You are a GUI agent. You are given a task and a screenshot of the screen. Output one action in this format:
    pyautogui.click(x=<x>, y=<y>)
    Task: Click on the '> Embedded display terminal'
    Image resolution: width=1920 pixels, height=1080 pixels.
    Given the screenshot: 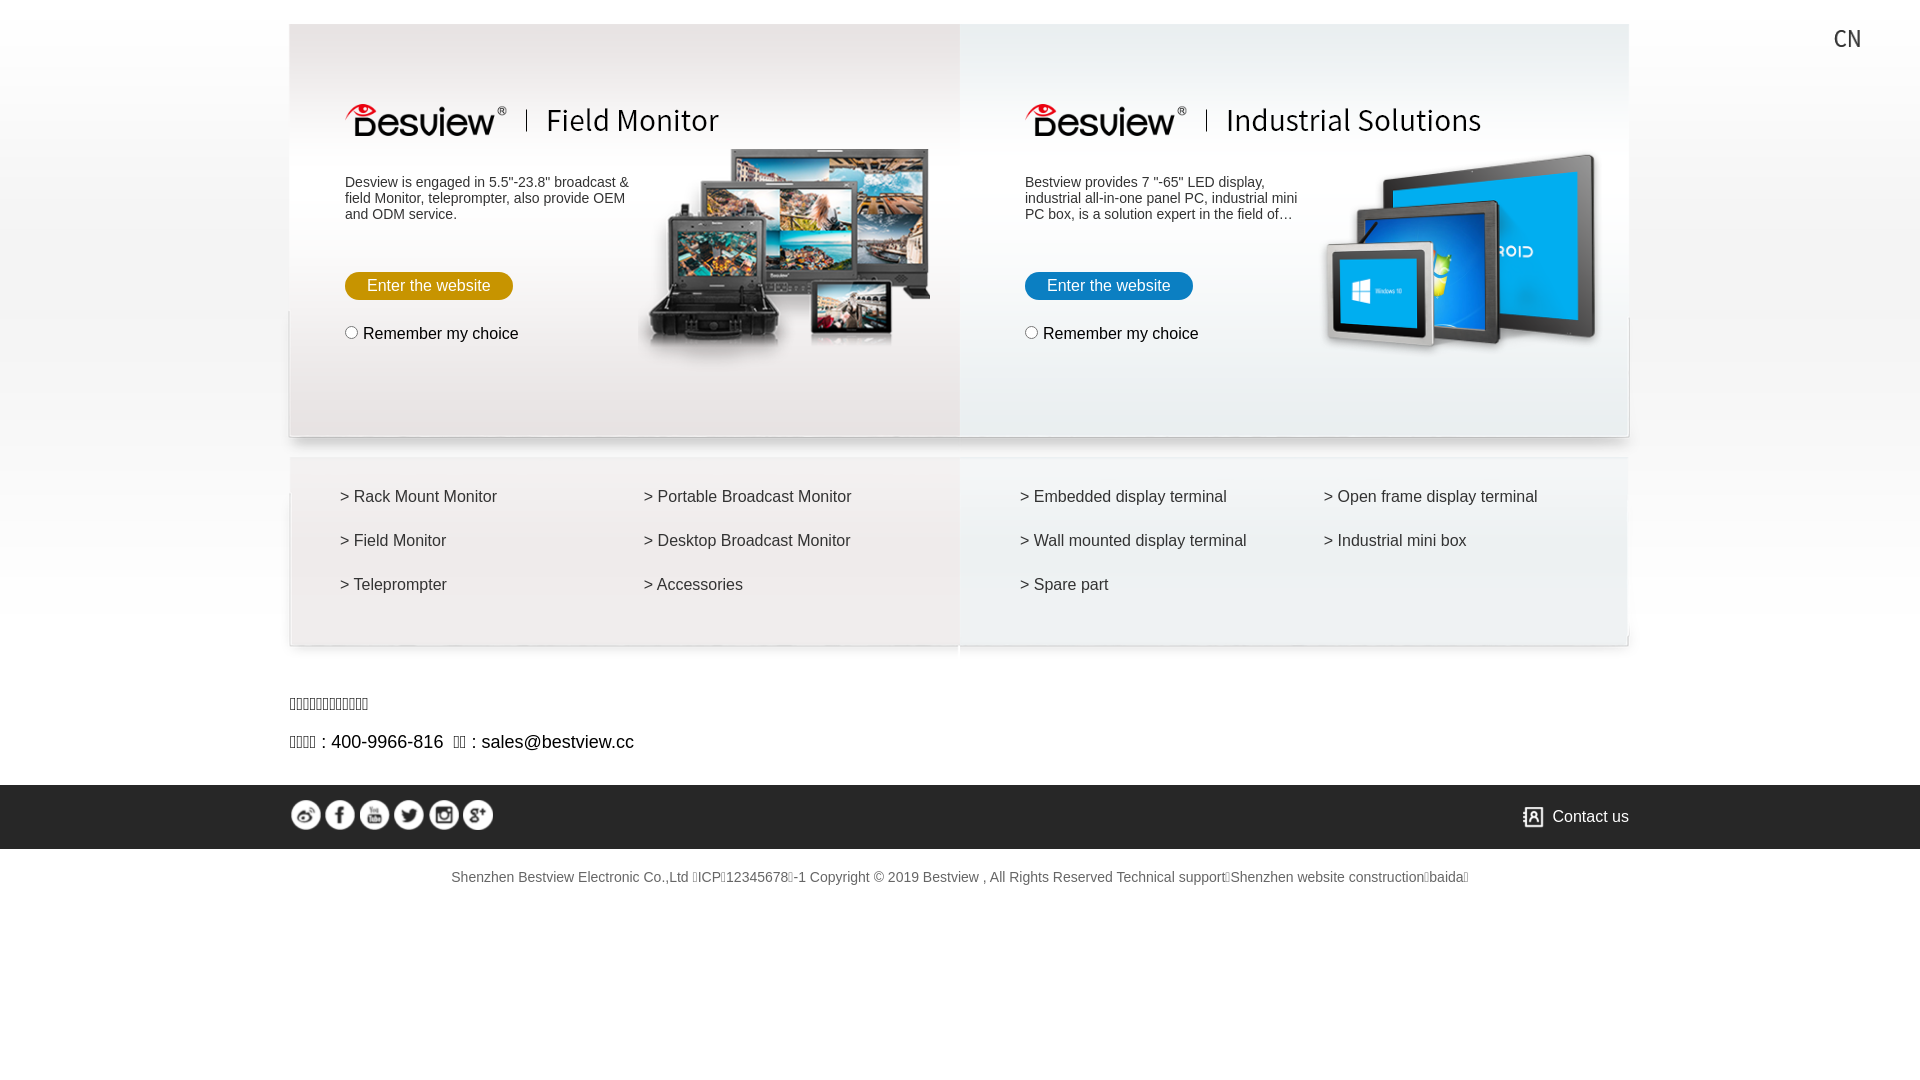 What is the action you would take?
    pyautogui.click(x=1138, y=496)
    